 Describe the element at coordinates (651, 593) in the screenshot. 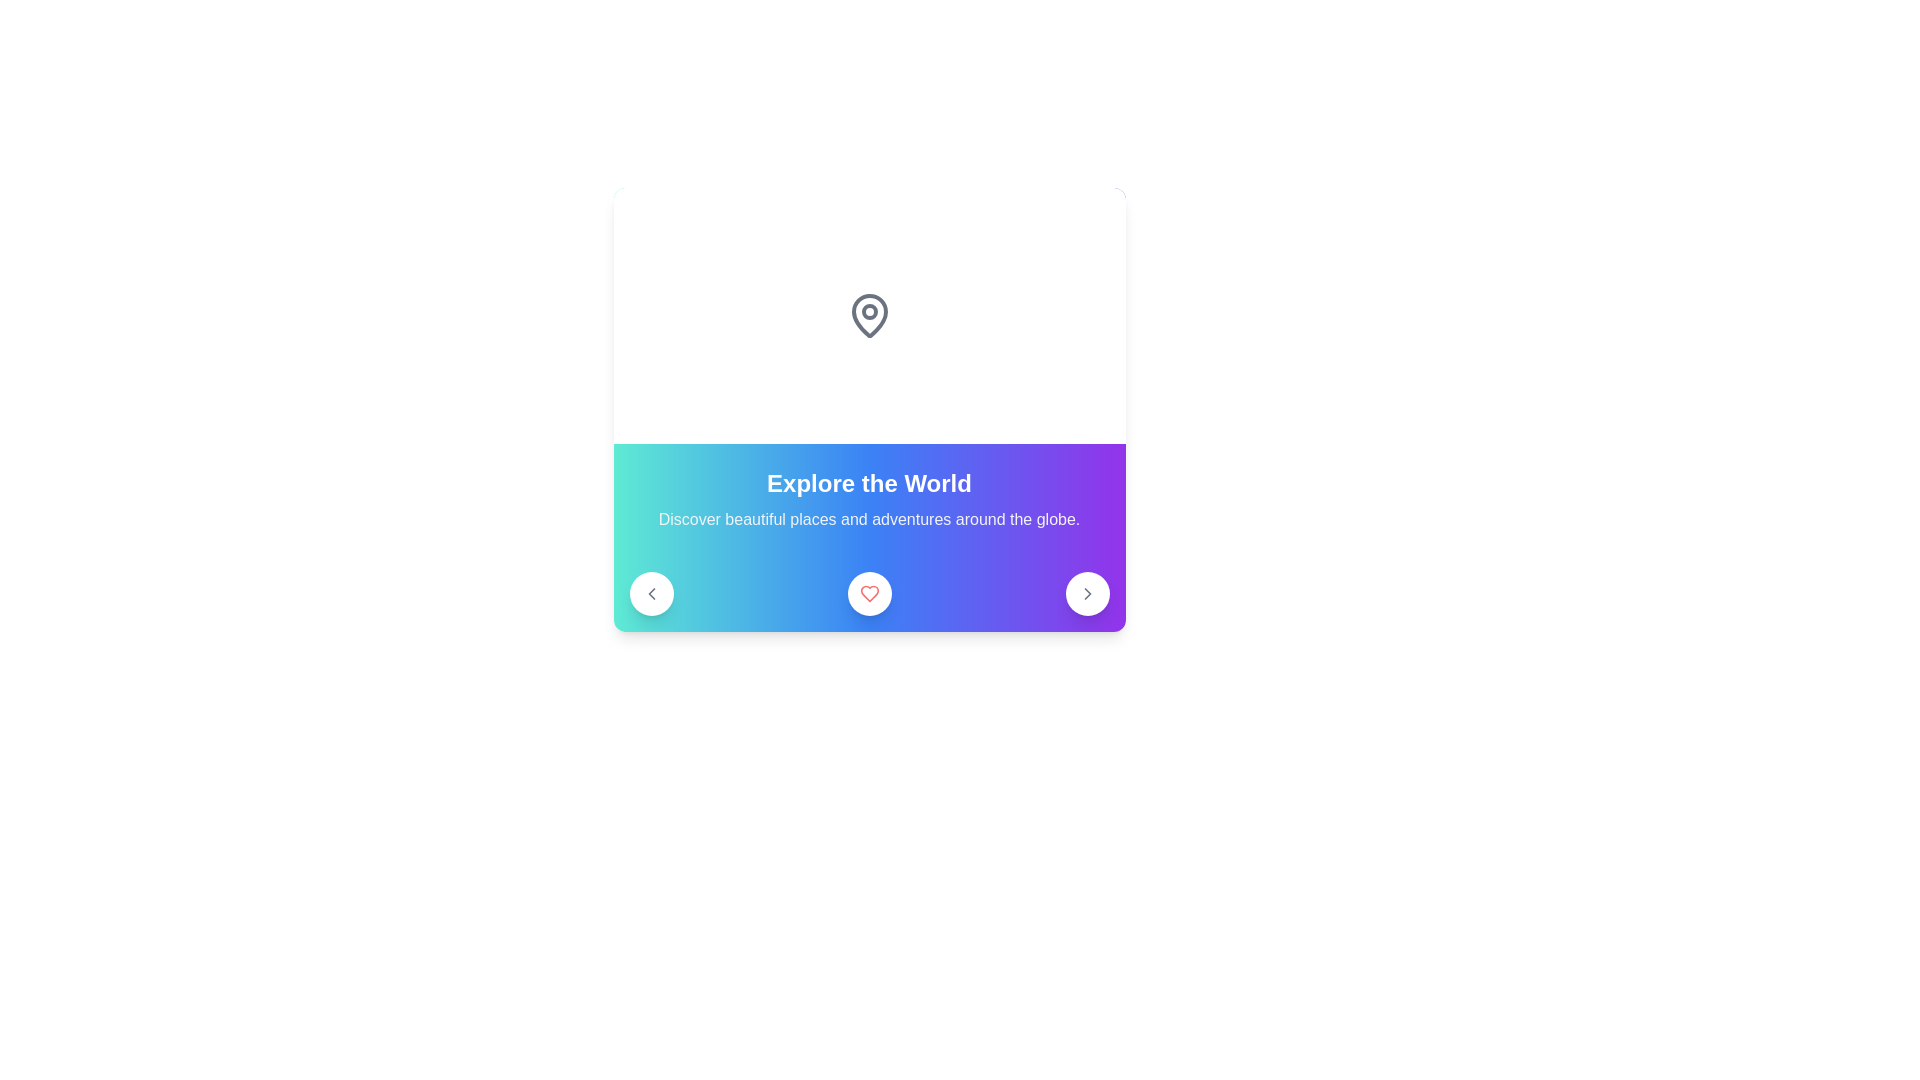

I see `the left-facing chevron icon button with a gray color and circular white background located at the bottom-left corner of the card to trigger a tooltip or visual feedback` at that location.